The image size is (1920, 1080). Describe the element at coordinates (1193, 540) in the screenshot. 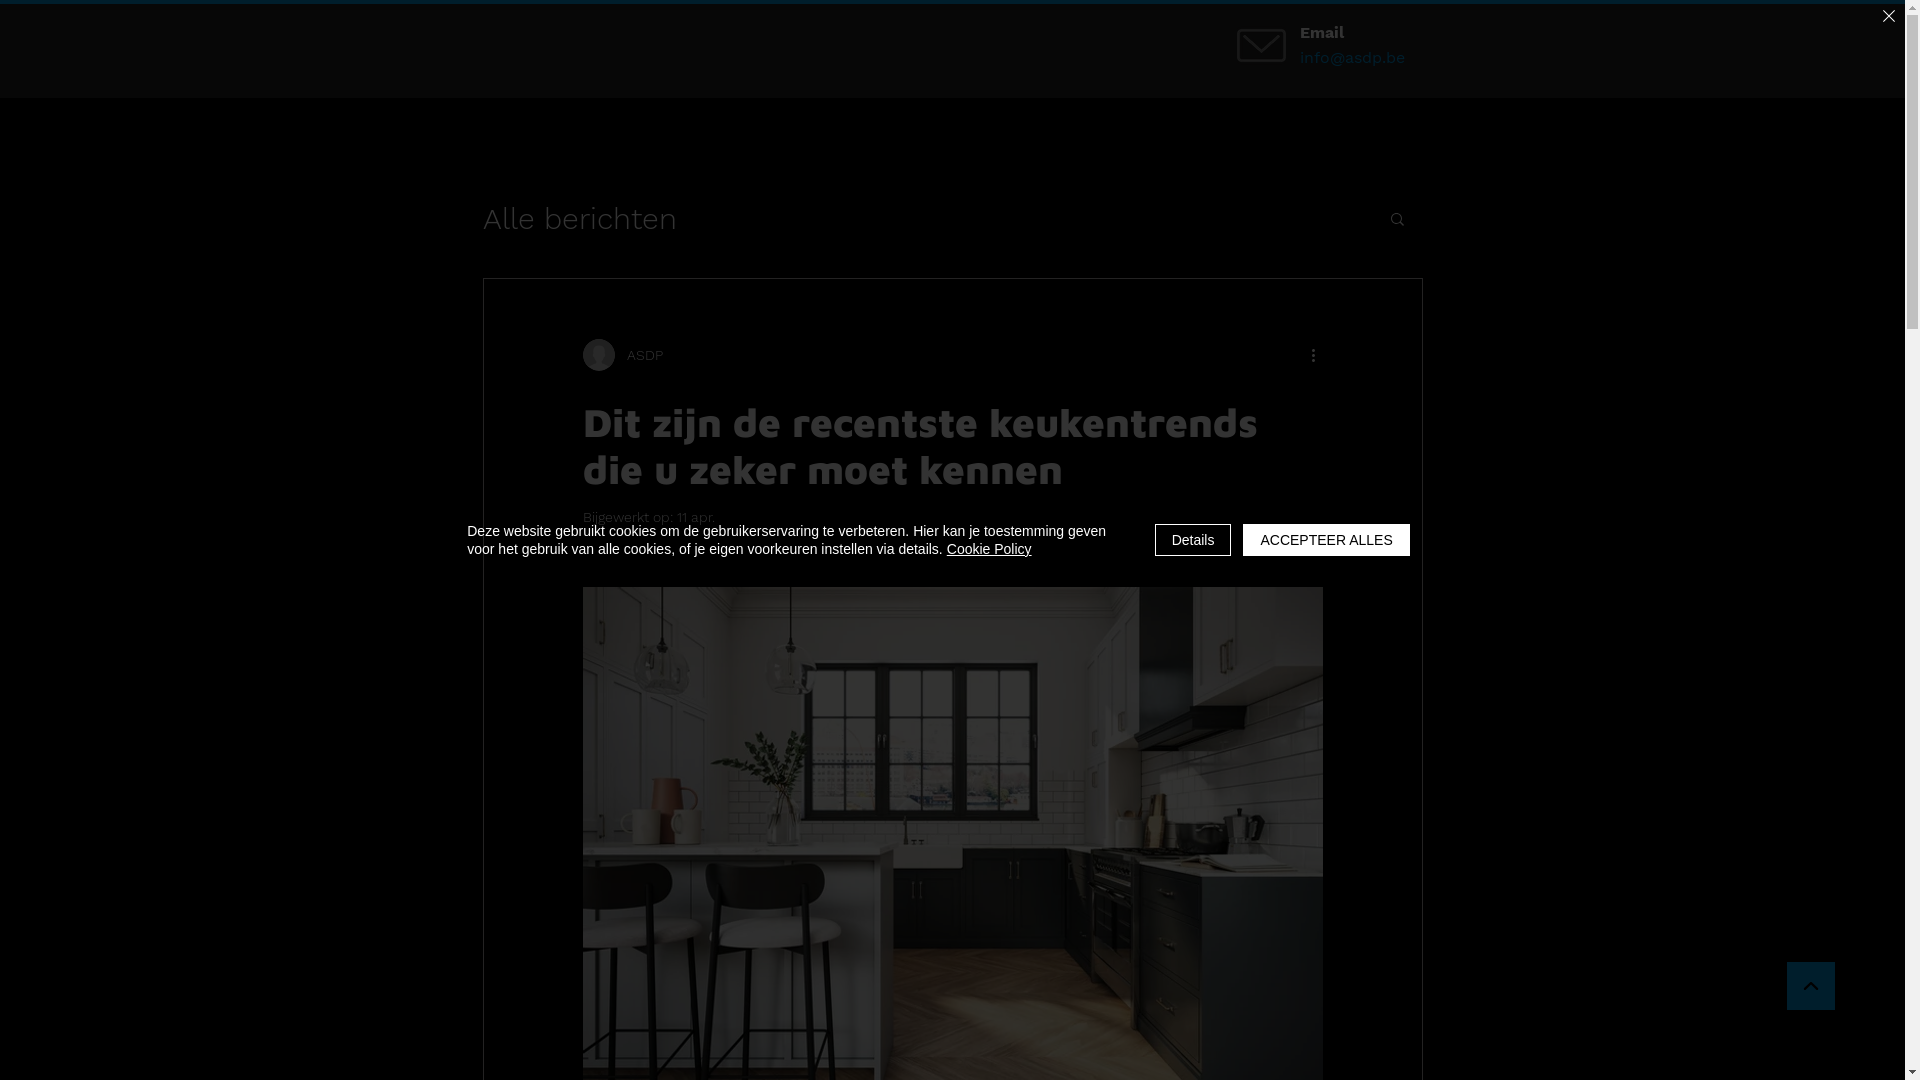

I see `'Details'` at that location.